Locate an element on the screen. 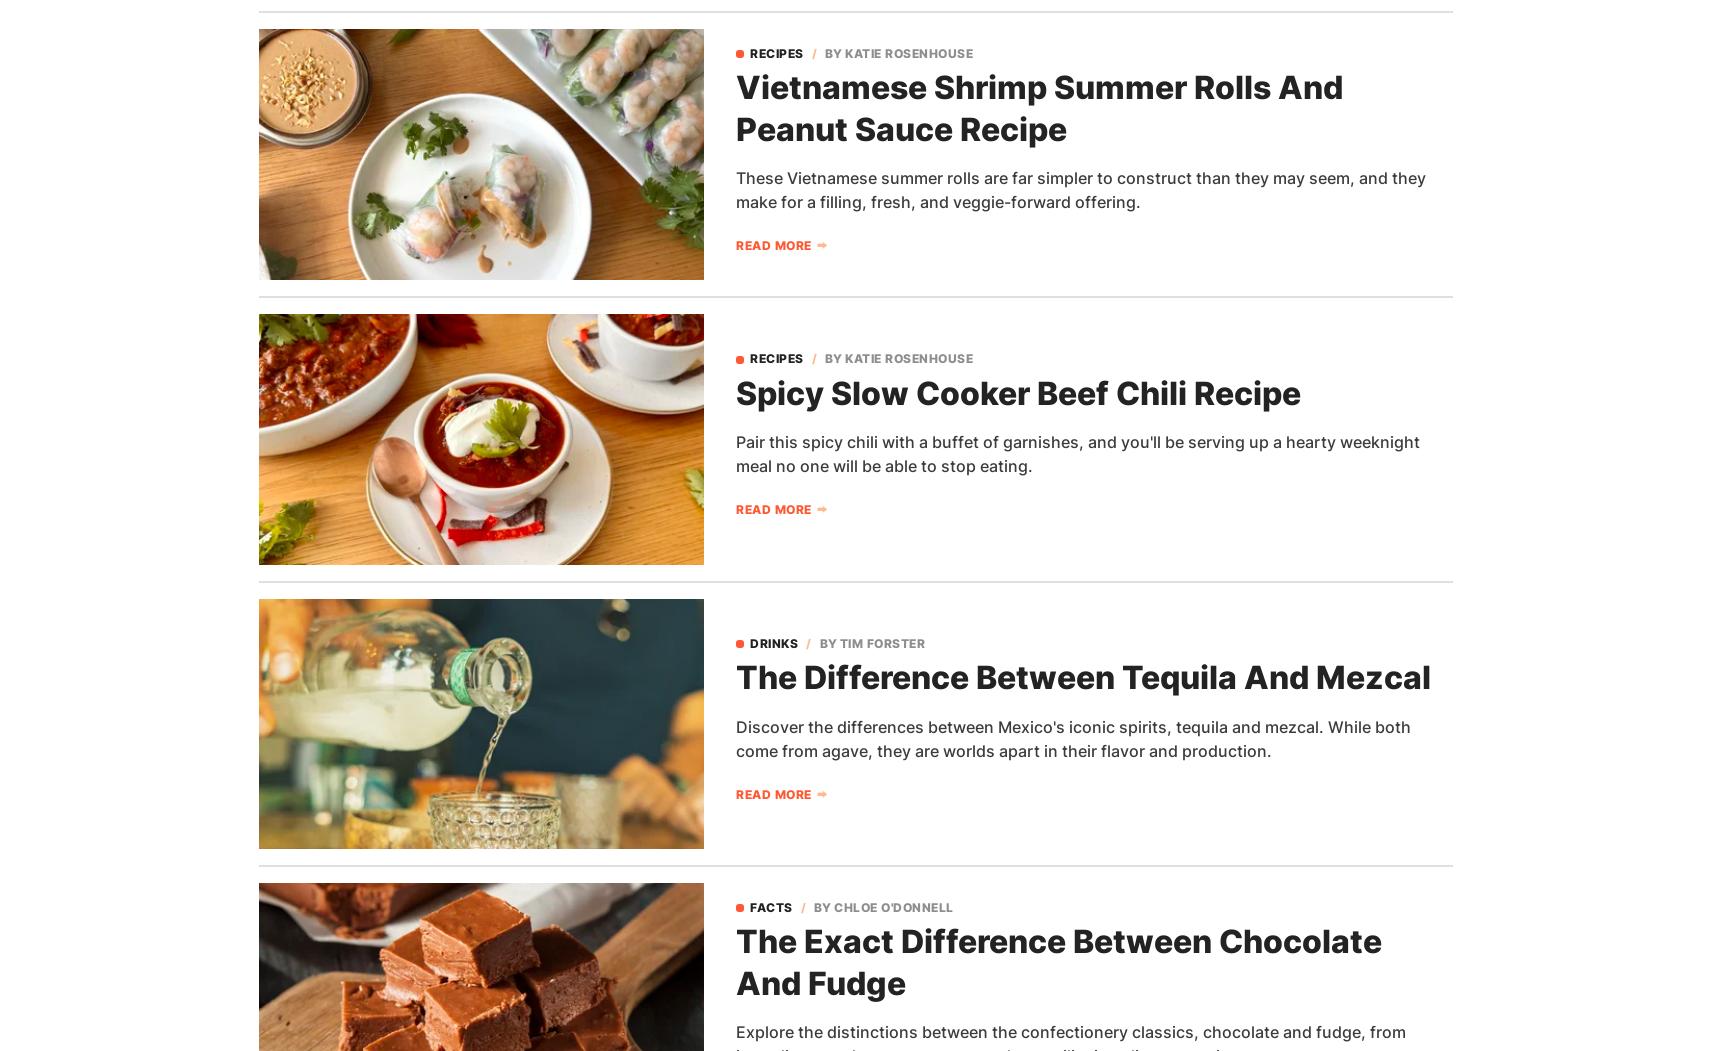 Image resolution: width=1711 pixels, height=1051 pixels. 'Pair this spicy chili with a buffet of garnishes, and you'll be serving up a hearty weeknight meal no one will be able to stop eating.' is located at coordinates (1077, 453).